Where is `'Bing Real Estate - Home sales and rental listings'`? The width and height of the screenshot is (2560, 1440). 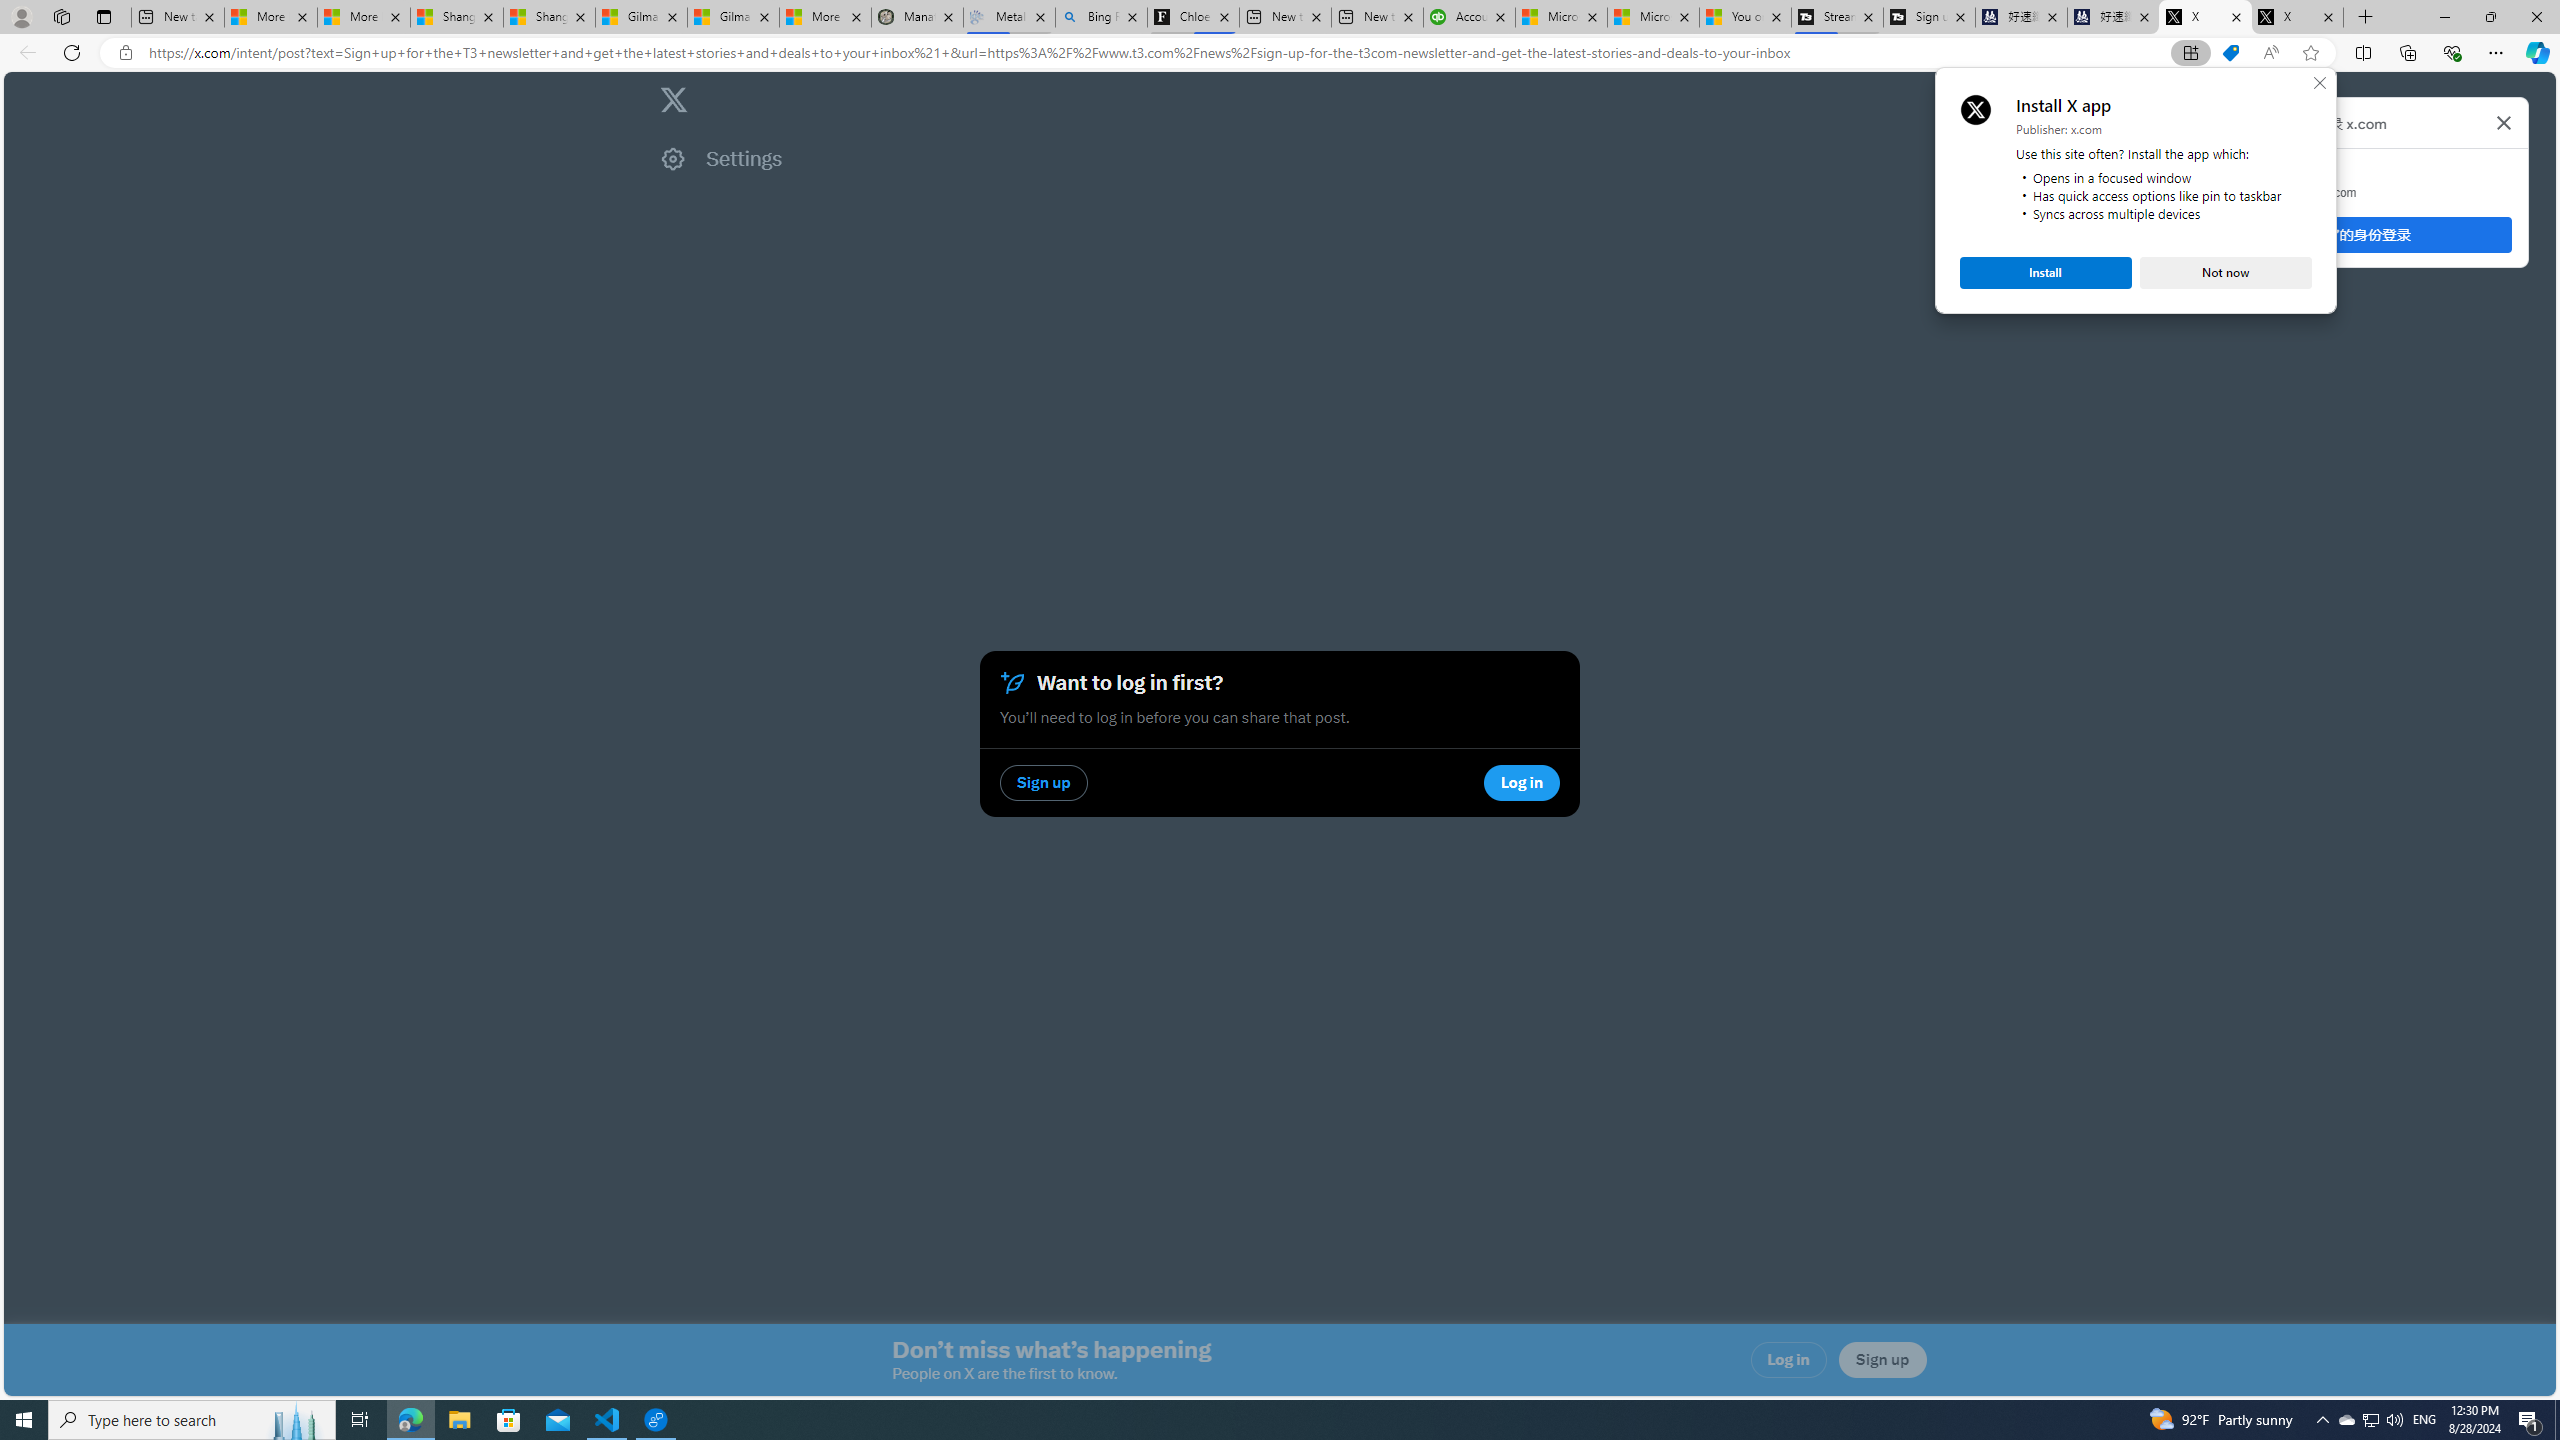 'Bing Real Estate - Home sales and rental listings' is located at coordinates (1101, 16).